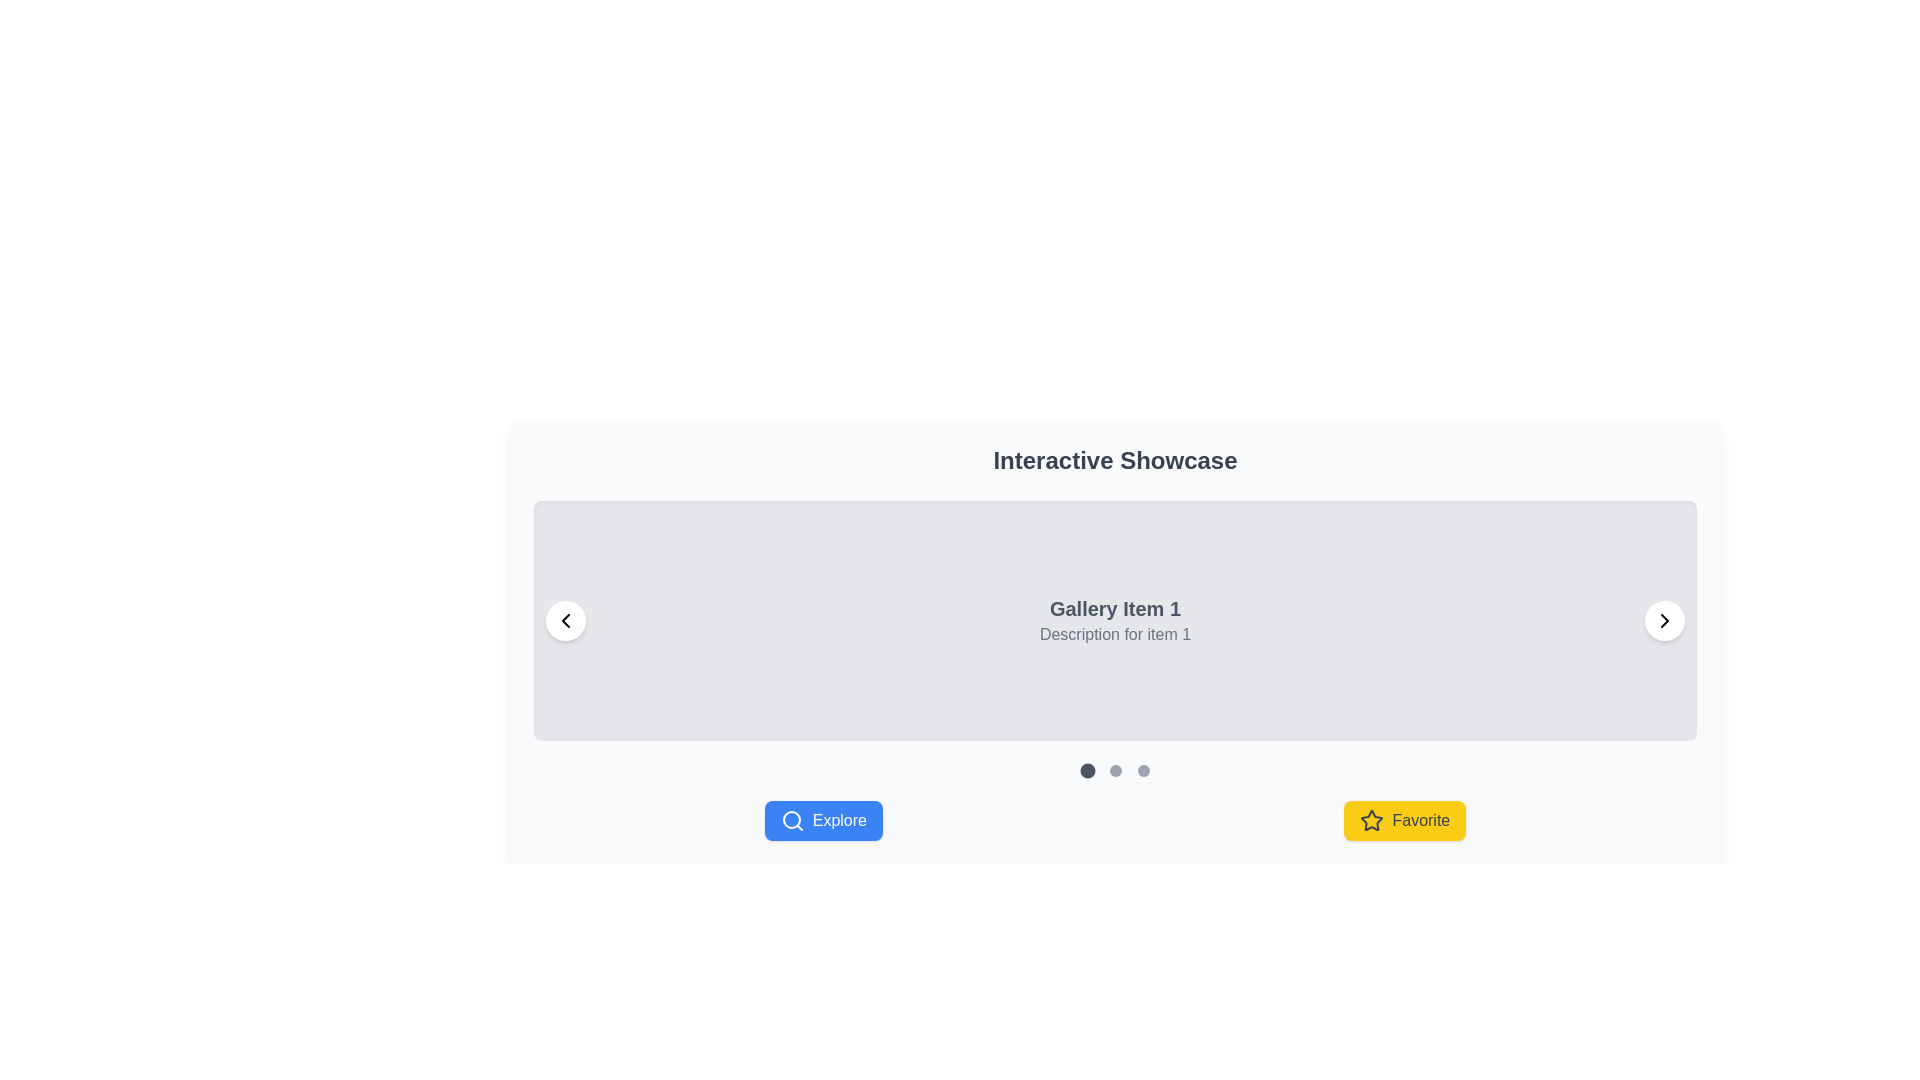 This screenshot has height=1080, width=1920. I want to click on the 'Favorite' button, which has a yellow background, rounded corners, and contains a star icon and the text 'Favorite', to observe any styling changes, so click(1404, 821).